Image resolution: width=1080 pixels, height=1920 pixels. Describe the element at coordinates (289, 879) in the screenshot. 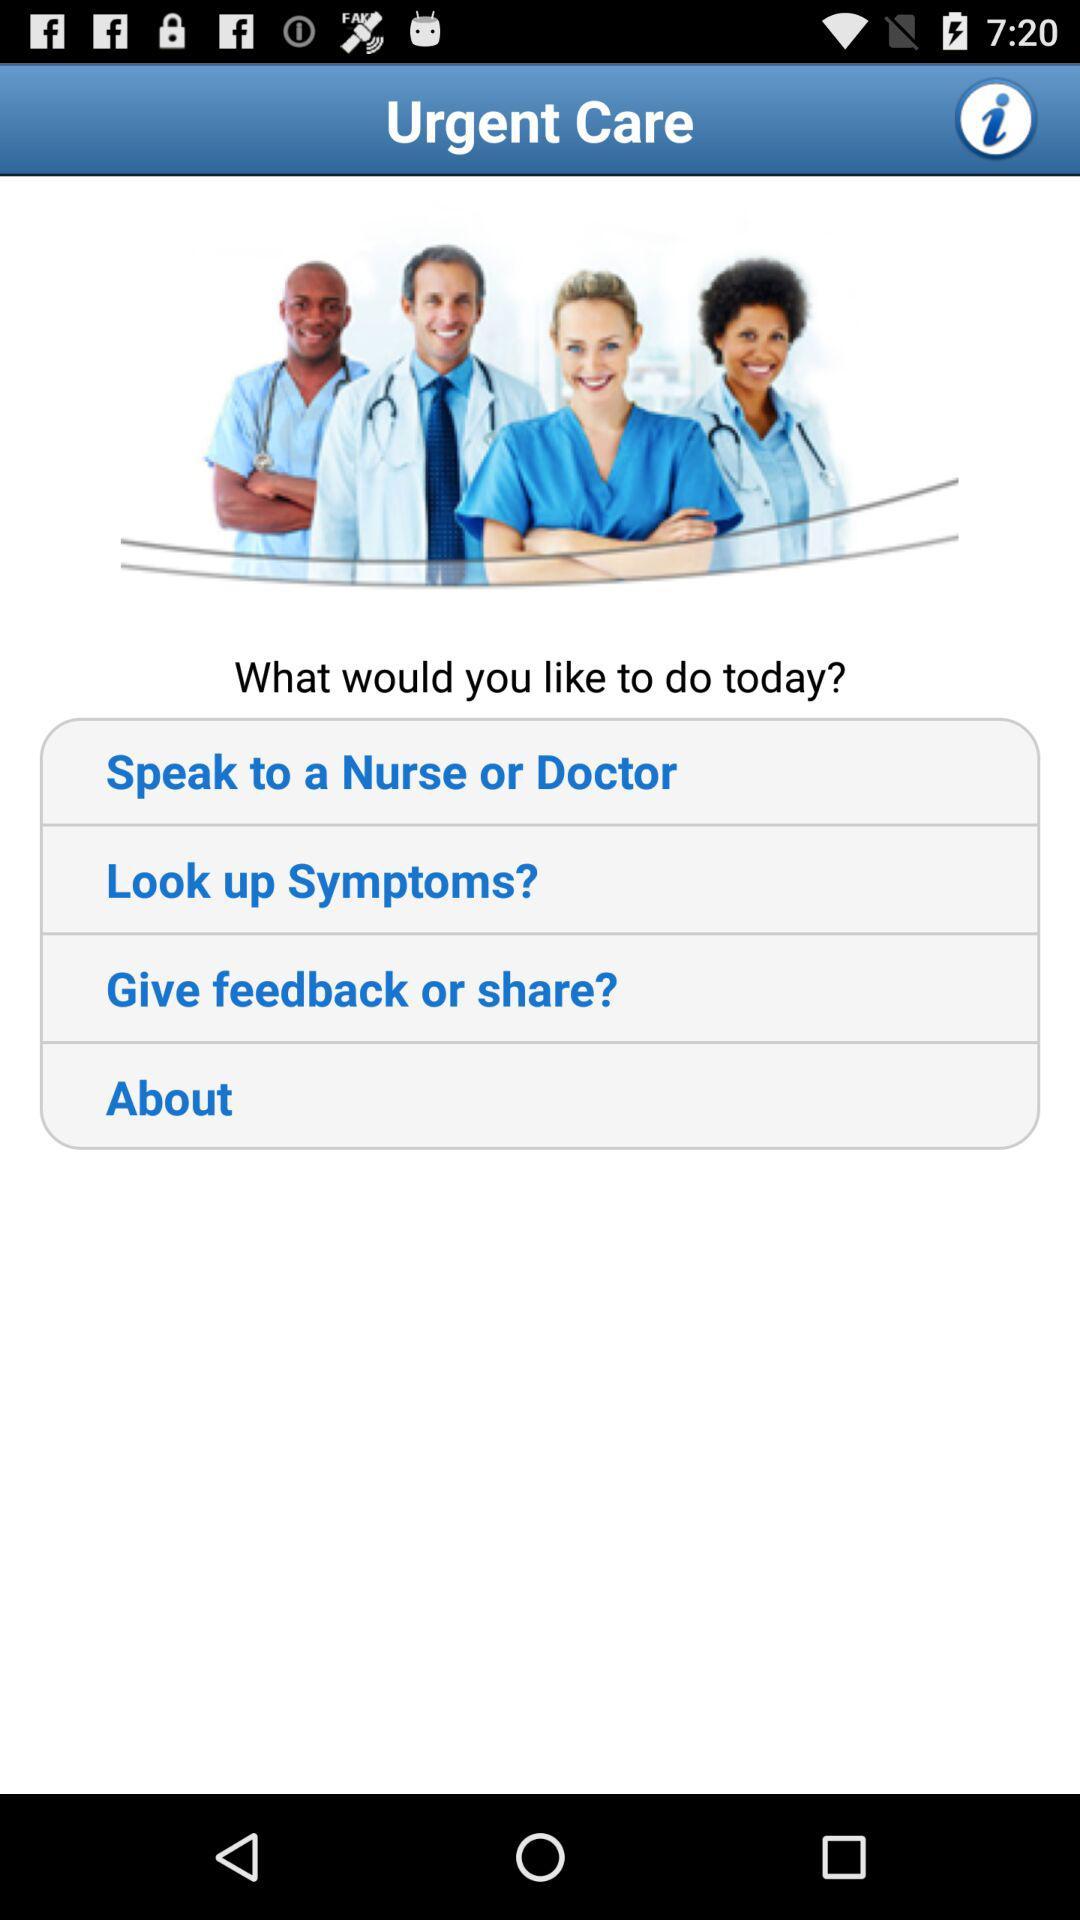

I see `app below speak to a icon` at that location.